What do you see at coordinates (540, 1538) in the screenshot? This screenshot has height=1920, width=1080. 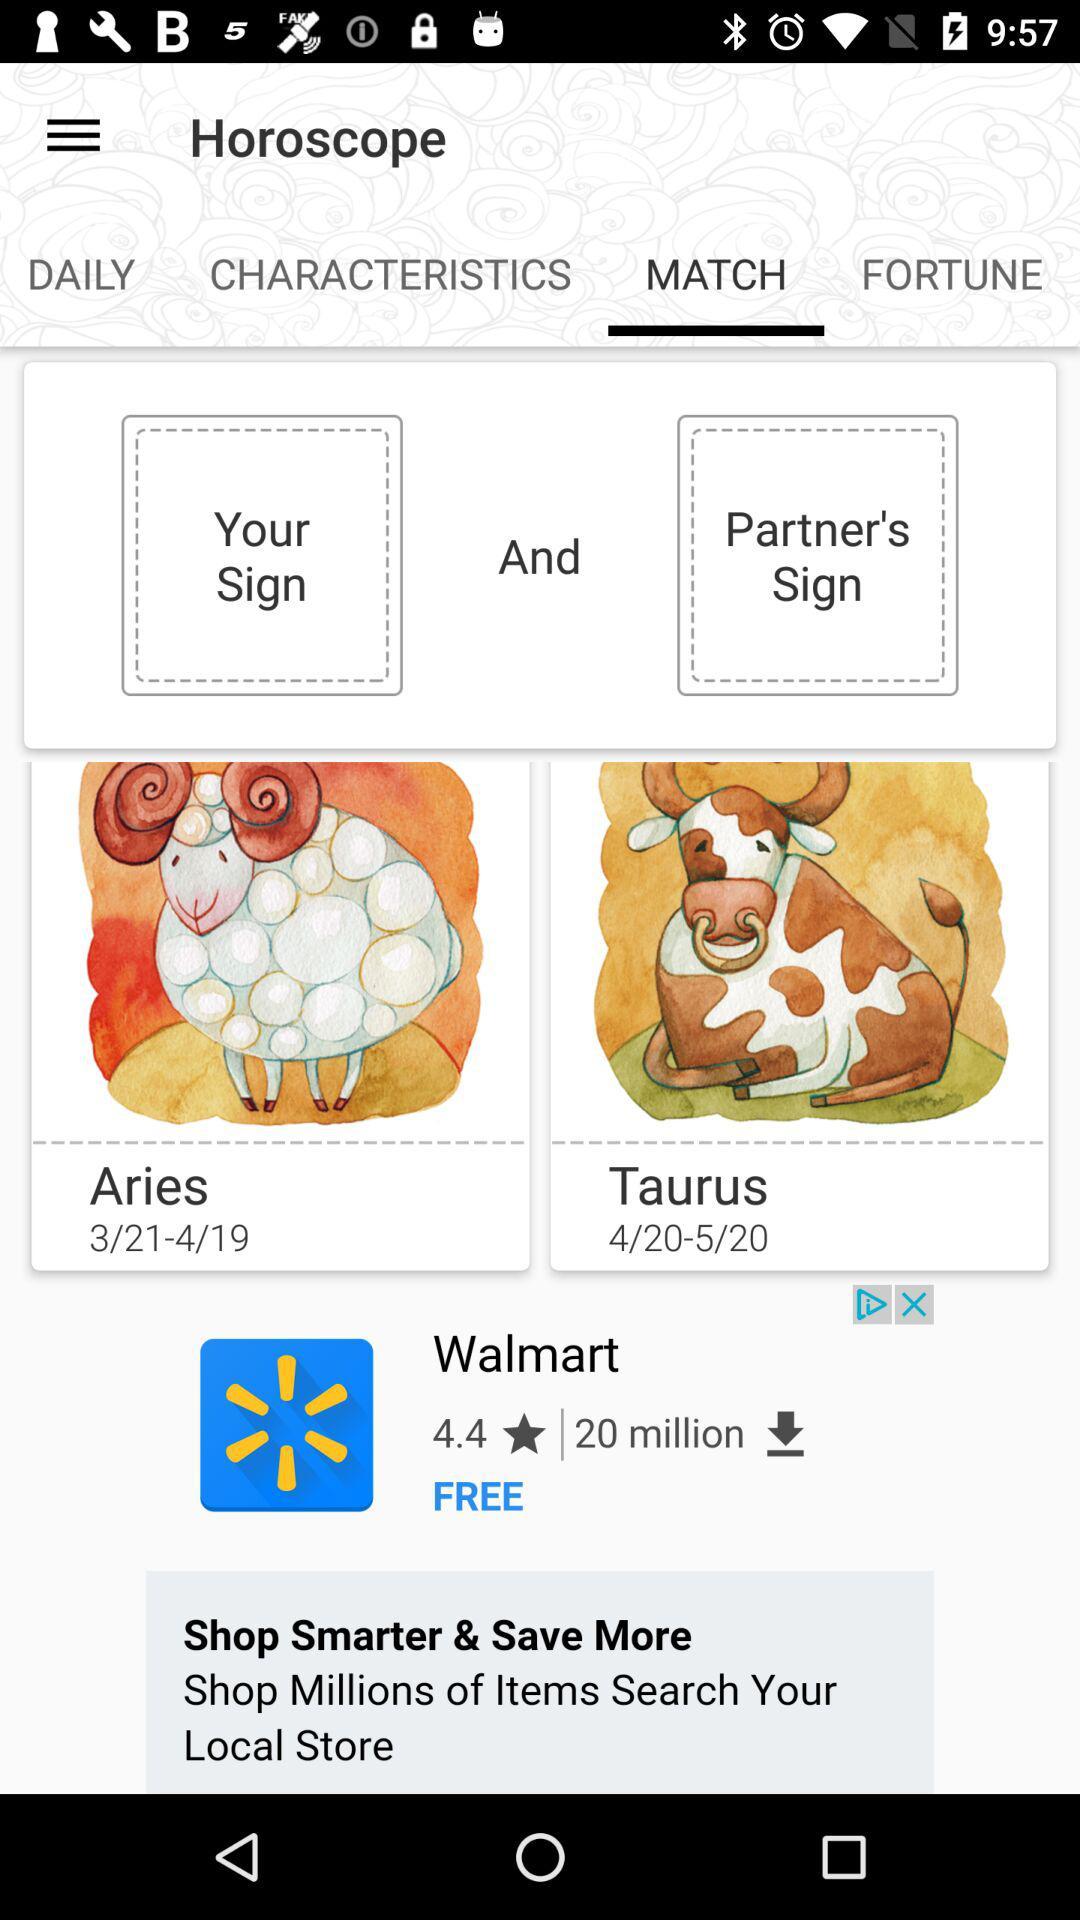 I see `click advertisement banner` at bounding box center [540, 1538].